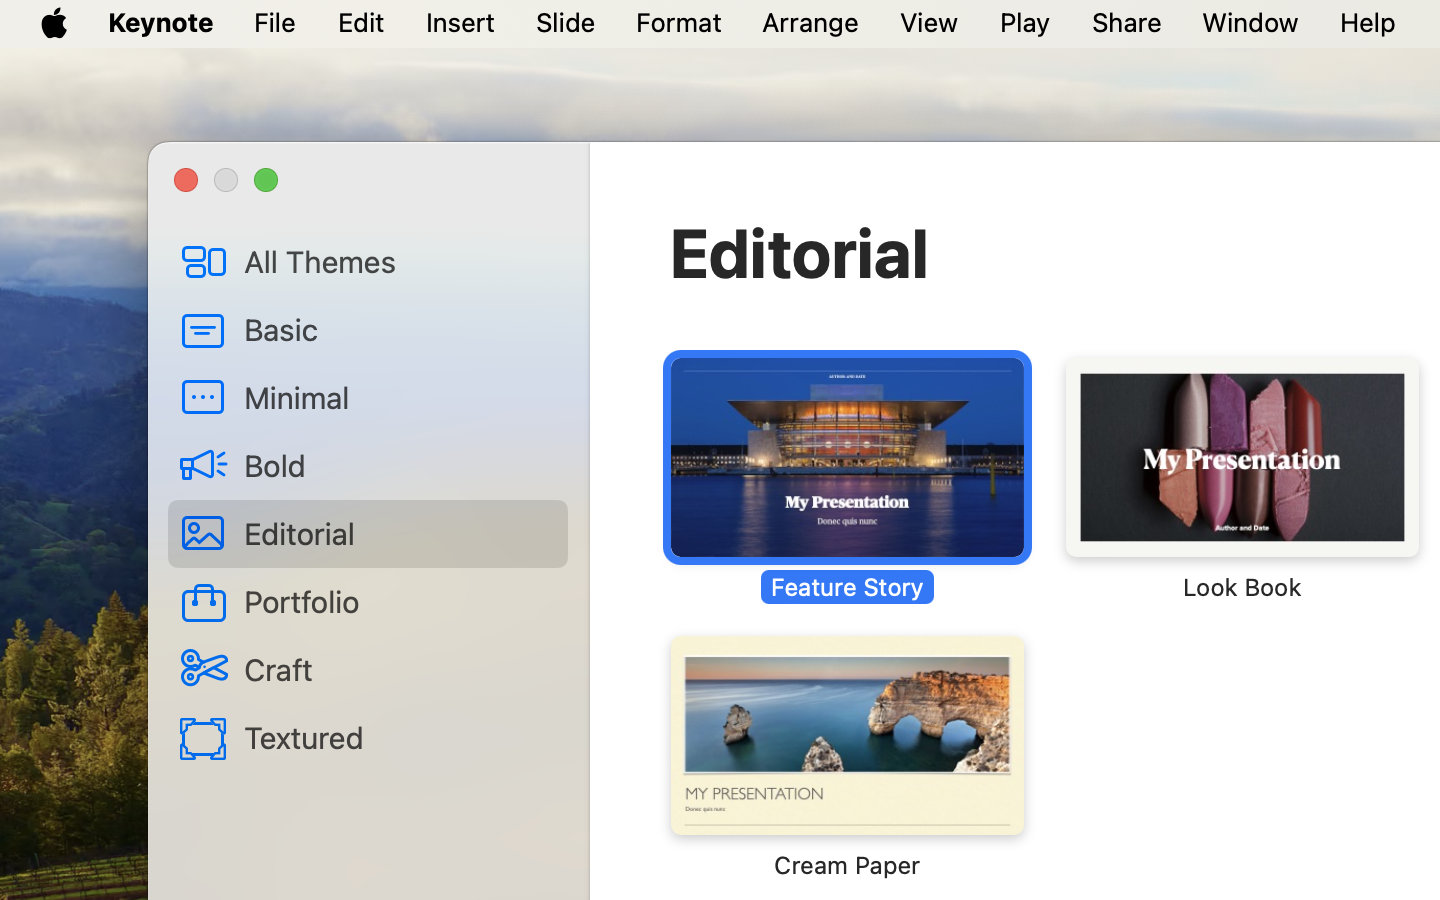 The image size is (1440, 900). Describe the element at coordinates (846, 478) in the screenshot. I see `'‎⁨Feature Story⁩'` at that location.